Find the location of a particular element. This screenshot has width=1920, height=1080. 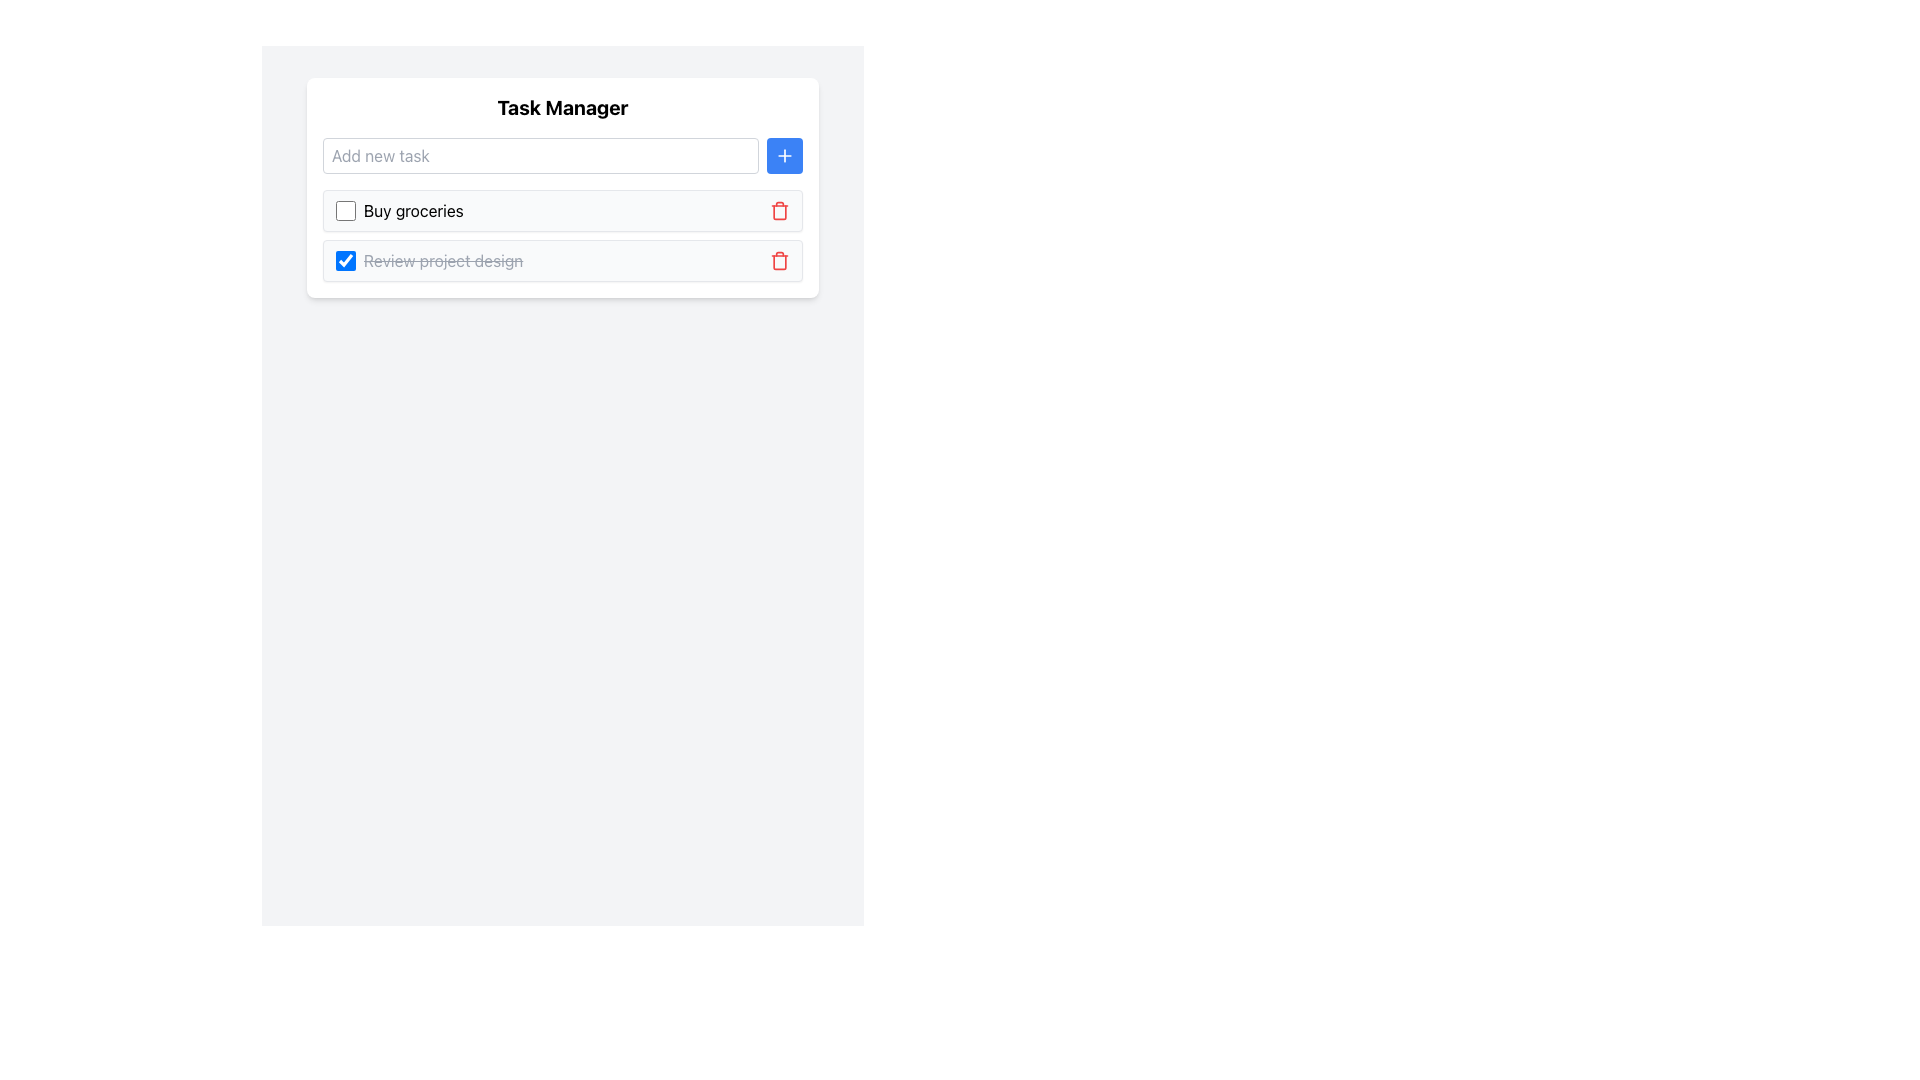

the header text label displaying 'Task Manager', which is bold and centered at the top of the panel is located at coordinates (561, 108).